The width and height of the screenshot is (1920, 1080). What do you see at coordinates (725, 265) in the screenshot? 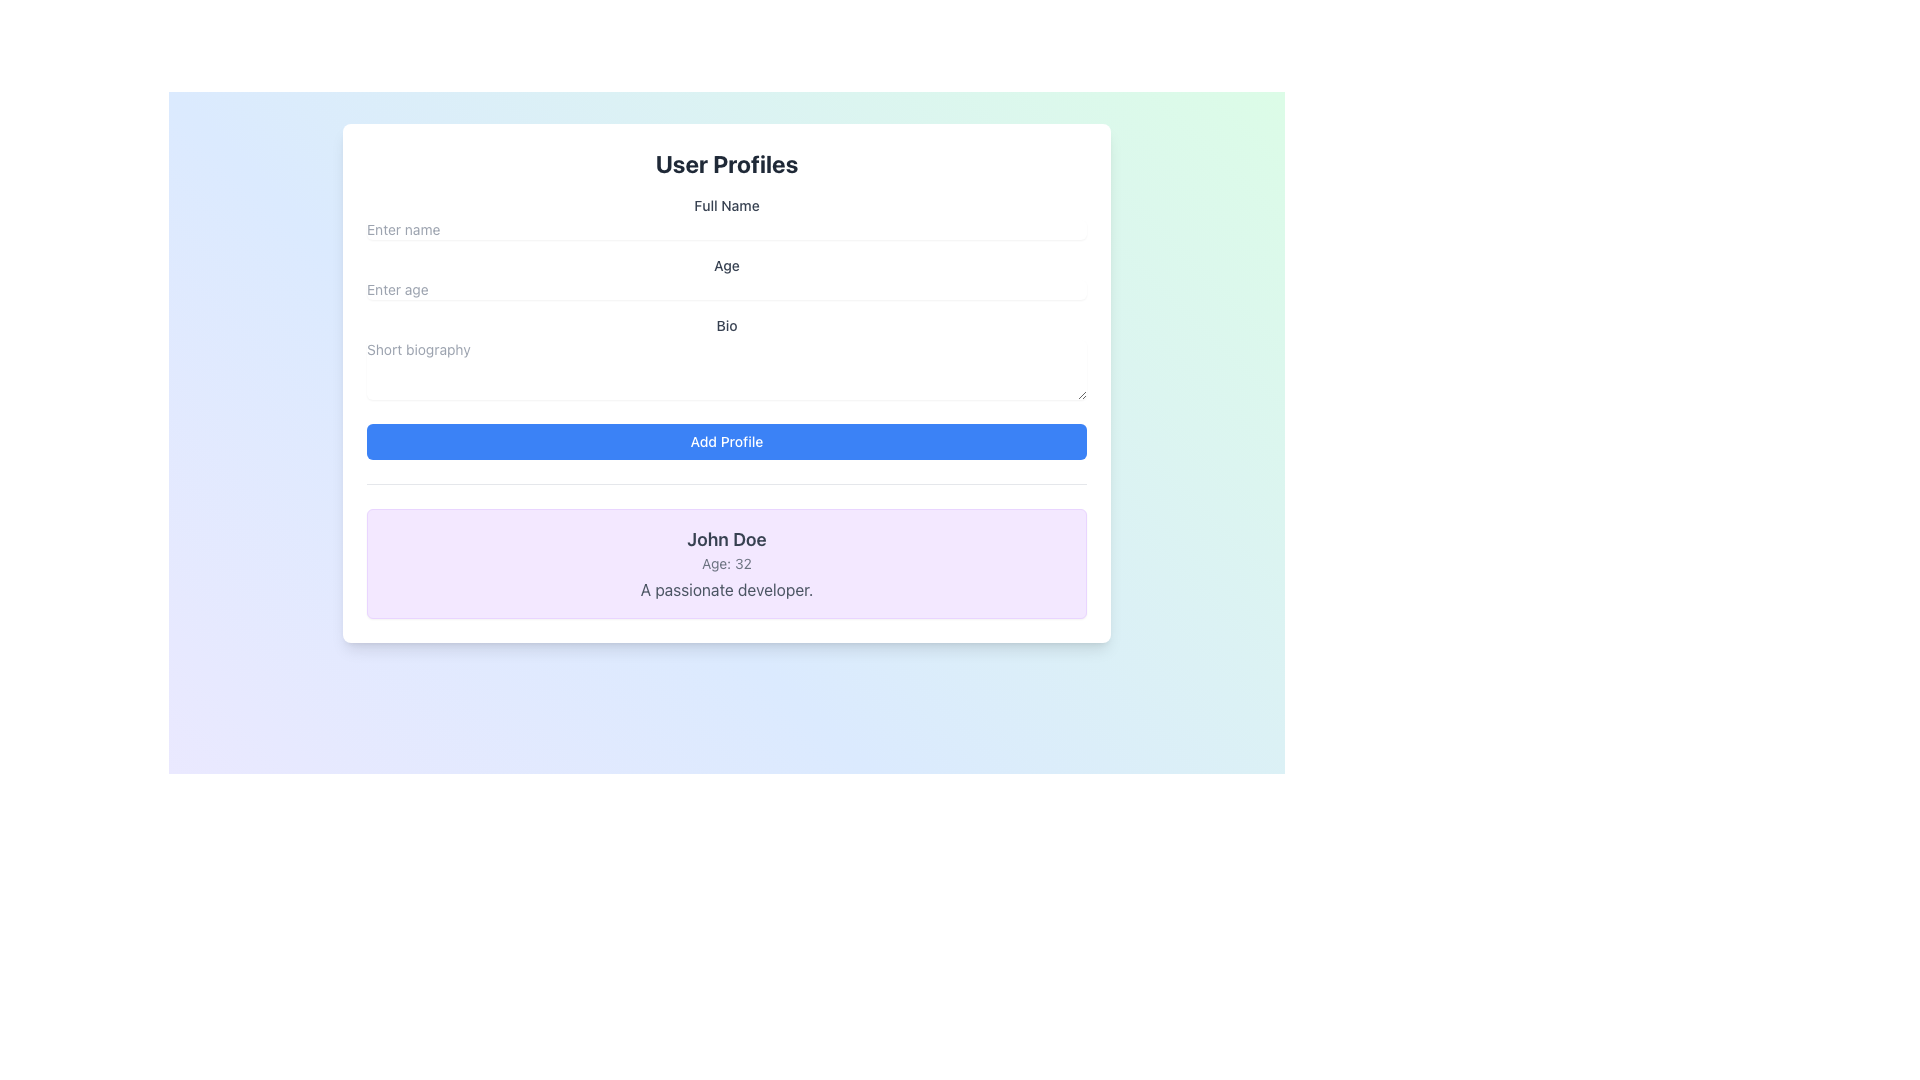
I see `the text label displaying 'Age' in bold, dark gray font, located above the input field for entering age information` at bounding box center [725, 265].